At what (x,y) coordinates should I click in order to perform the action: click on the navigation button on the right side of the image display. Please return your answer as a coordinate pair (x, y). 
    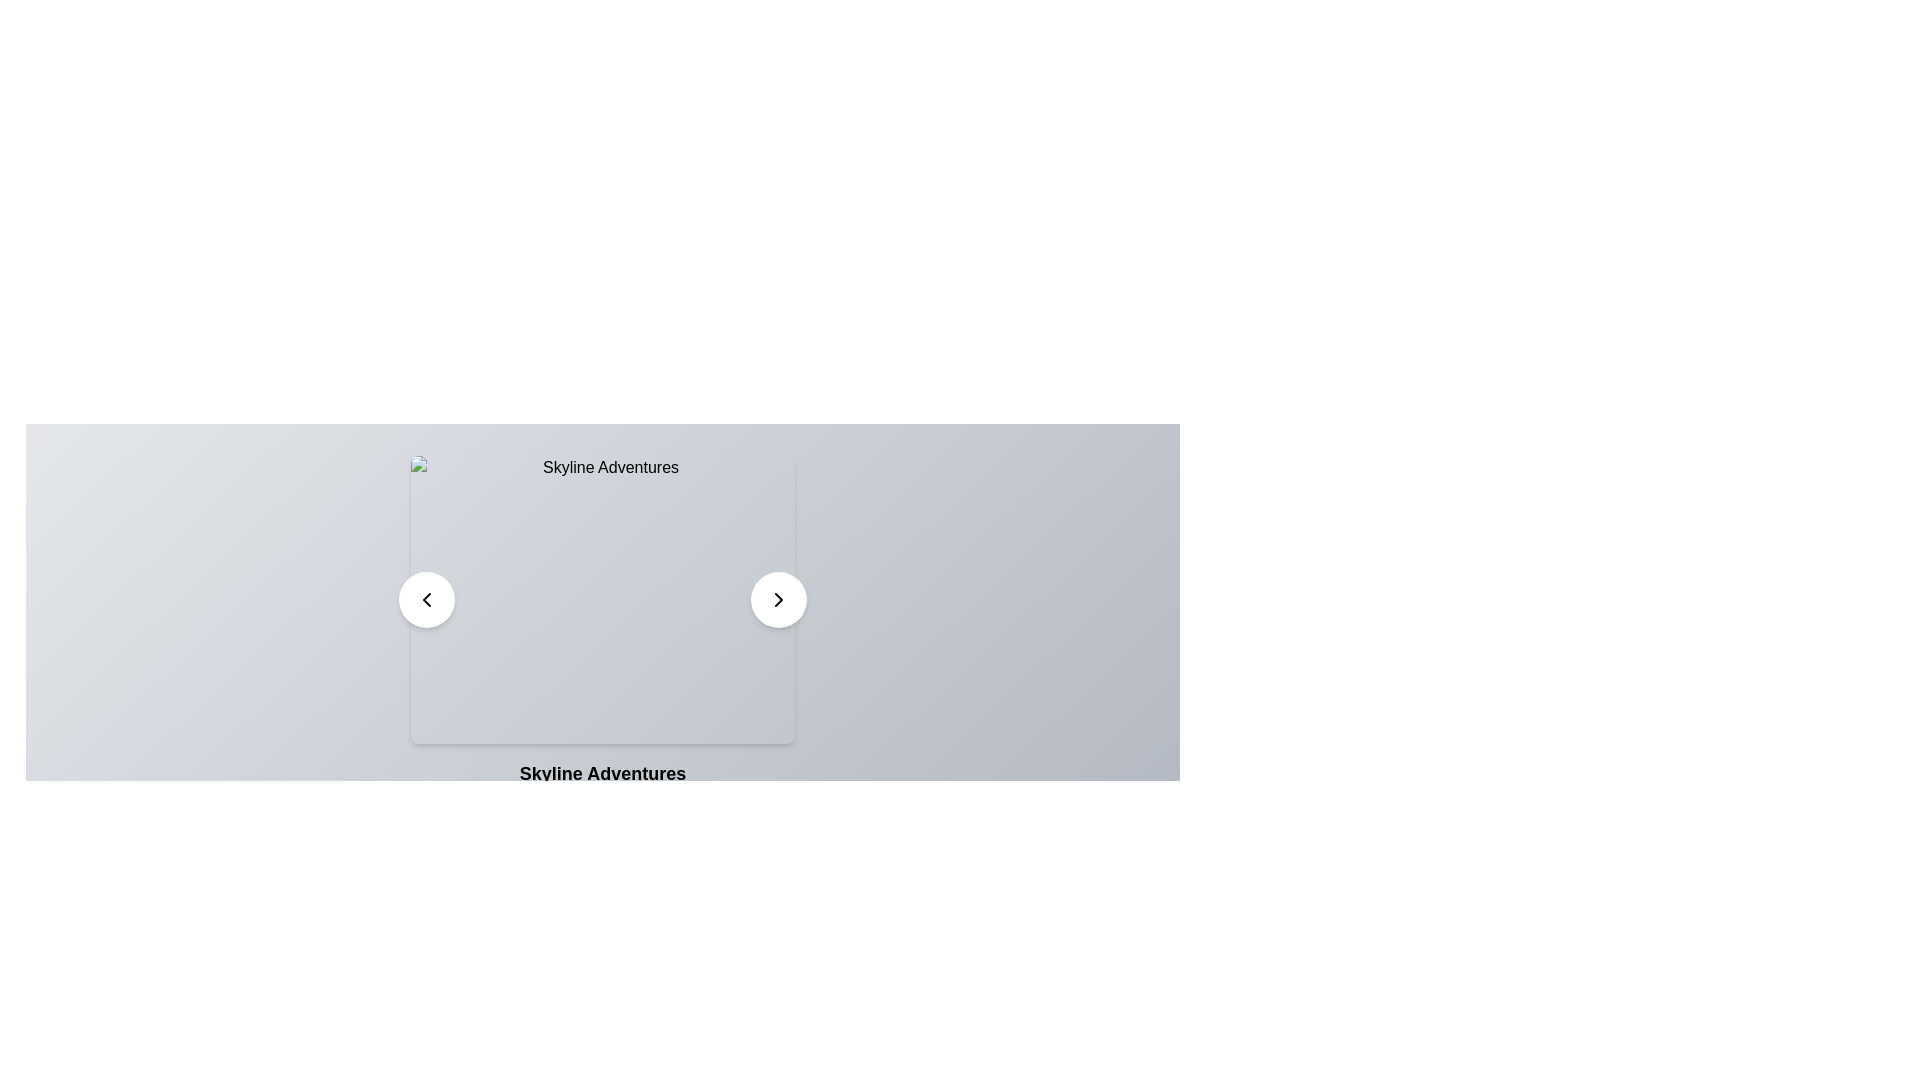
    Looking at the image, I should click on (777, 599).